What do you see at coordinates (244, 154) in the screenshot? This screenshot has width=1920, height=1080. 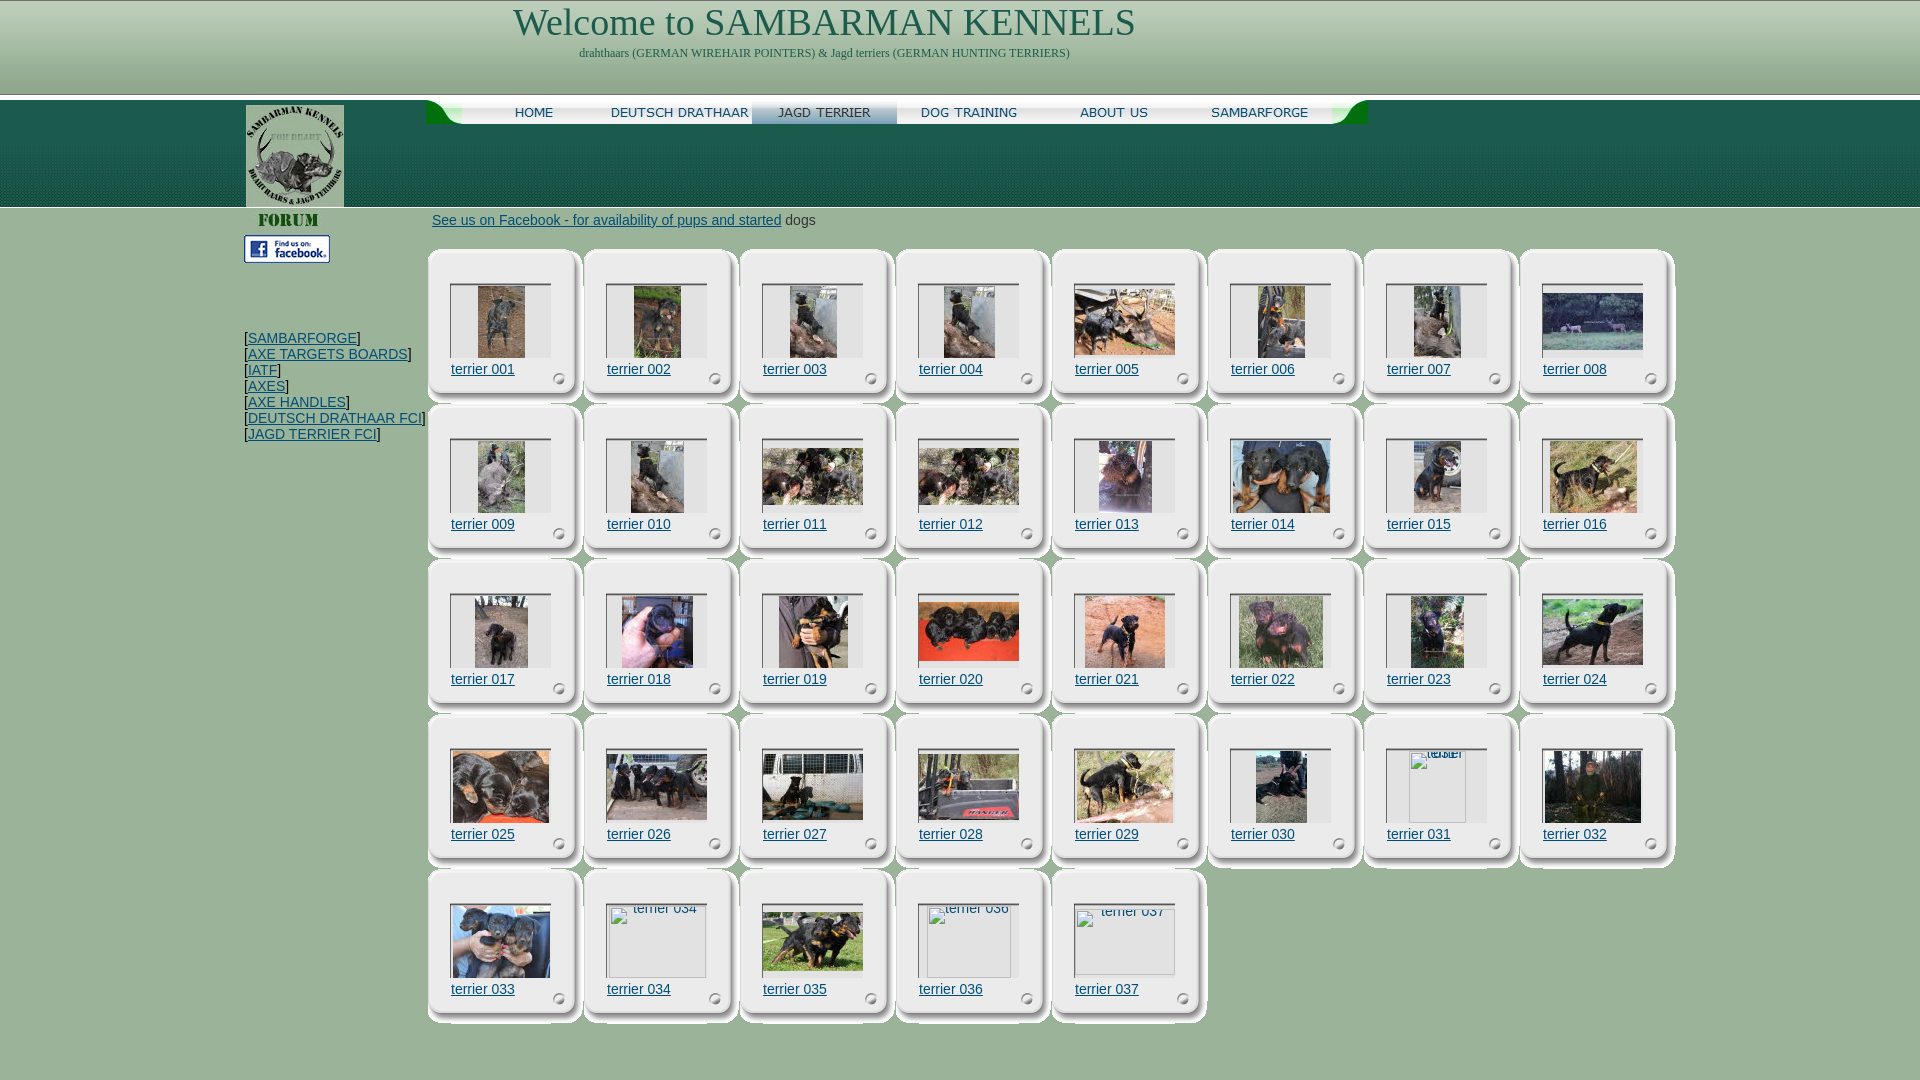 I see `'sambarman kennels'` at bounding box center [244, 154].